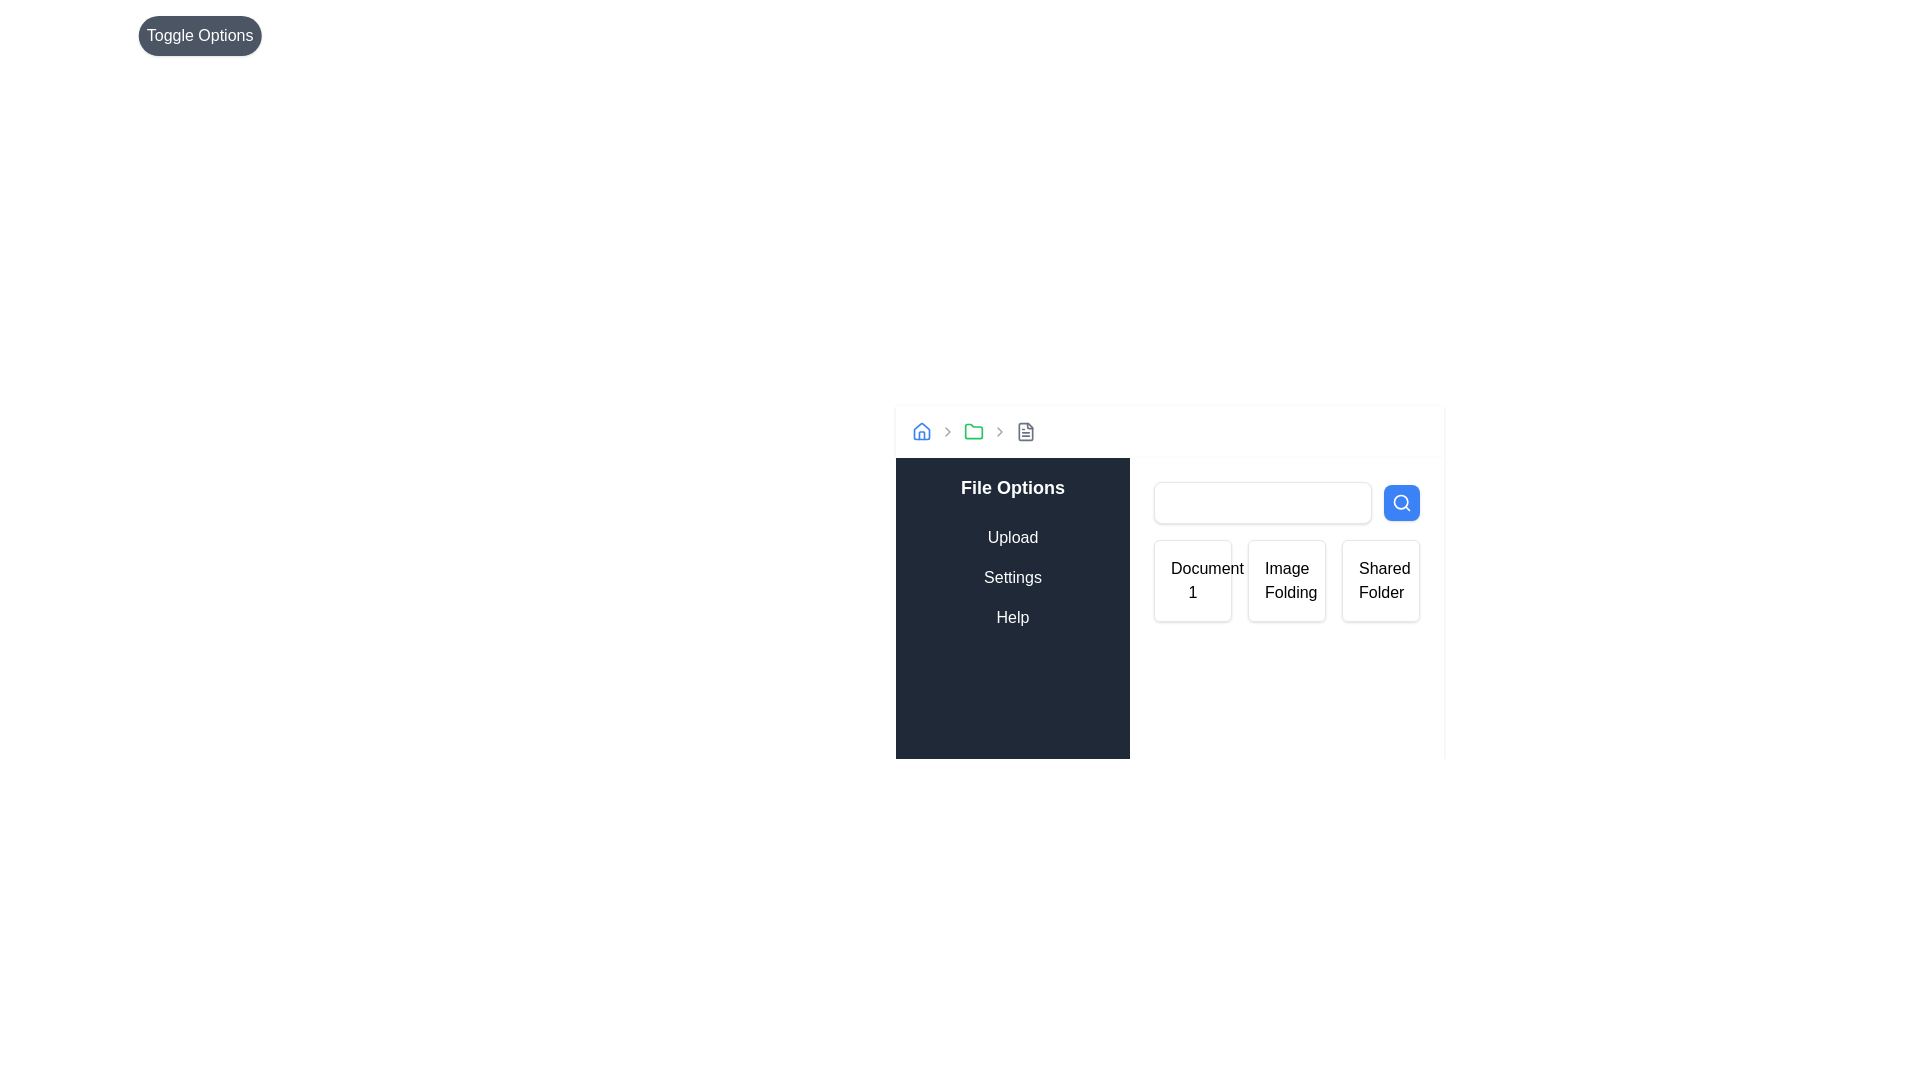 The width and height of the screenshot is (1920, 1080). Describe the element at coordinates (974, 430) in the screenshot. I see `the folder icon located in the top navigation area, to the right of the breadcrumb navigation bar` at that location.